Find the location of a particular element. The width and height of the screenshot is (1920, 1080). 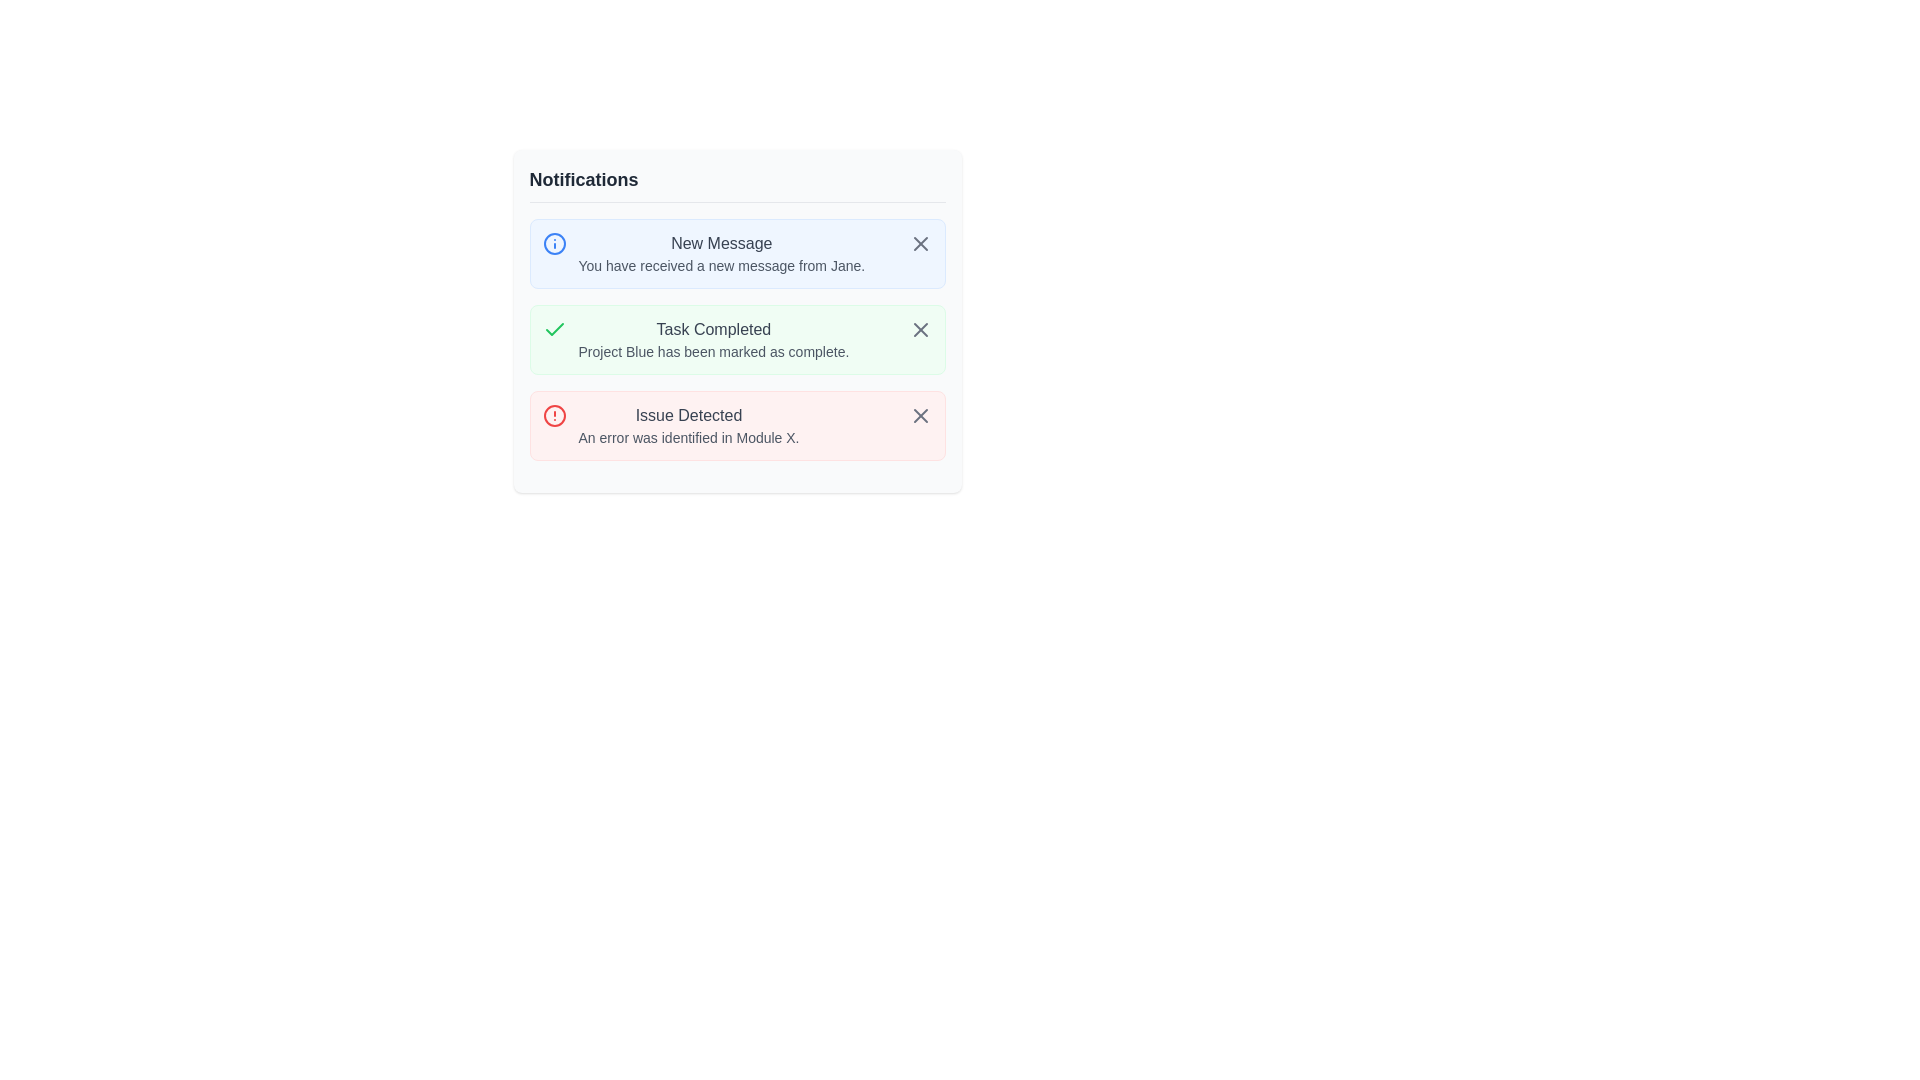

the close button for the 'Task Completed' notification is located at coordinates (919, 329).